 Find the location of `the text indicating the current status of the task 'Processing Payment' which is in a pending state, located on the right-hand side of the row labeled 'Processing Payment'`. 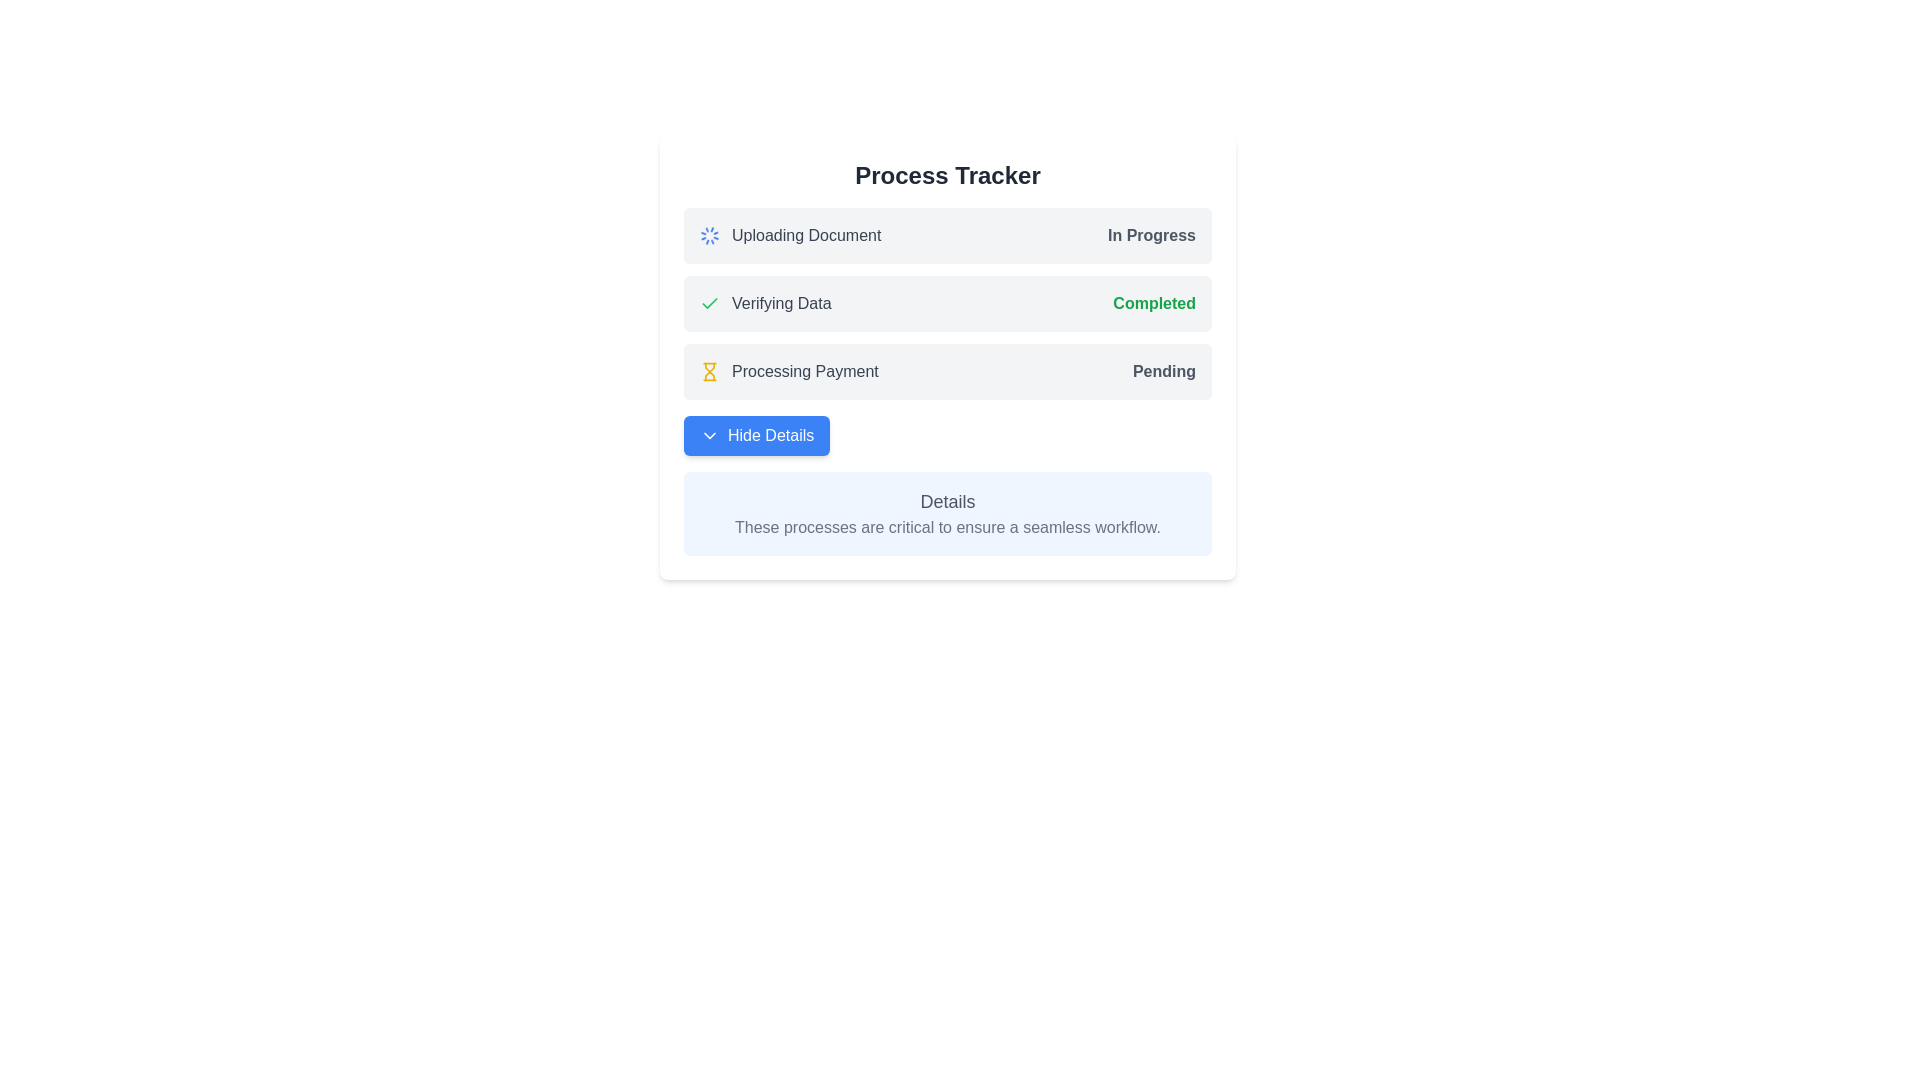

the text indicating the current status of the task 'Processing Payment' which is in a pending state, located on the right-hand side of the row labeled 'Processing Payment' is located at coordinates (1164, 371).